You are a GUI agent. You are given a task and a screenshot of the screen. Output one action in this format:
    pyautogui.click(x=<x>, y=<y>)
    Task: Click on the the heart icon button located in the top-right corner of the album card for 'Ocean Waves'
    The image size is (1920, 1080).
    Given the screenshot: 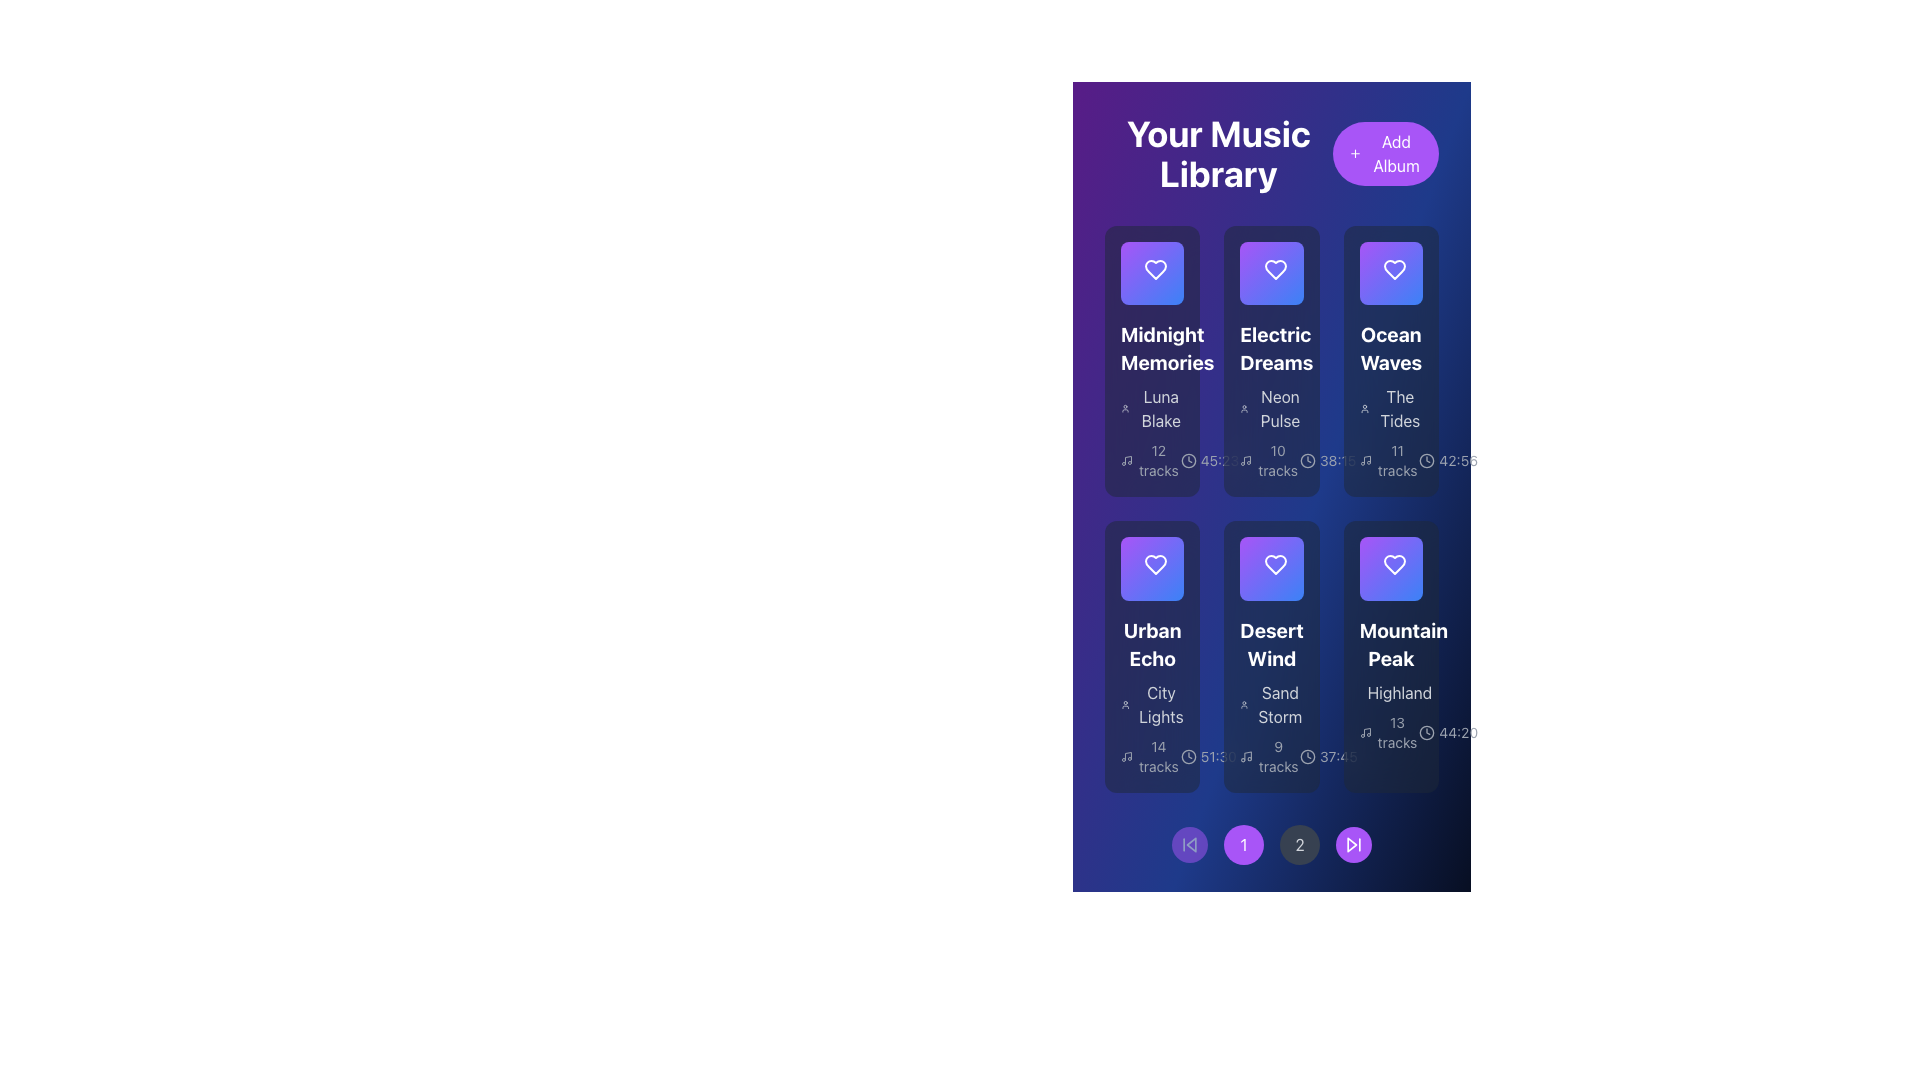 What is the action you would take?
    pyautogui.click(x=1394, y=273)
    